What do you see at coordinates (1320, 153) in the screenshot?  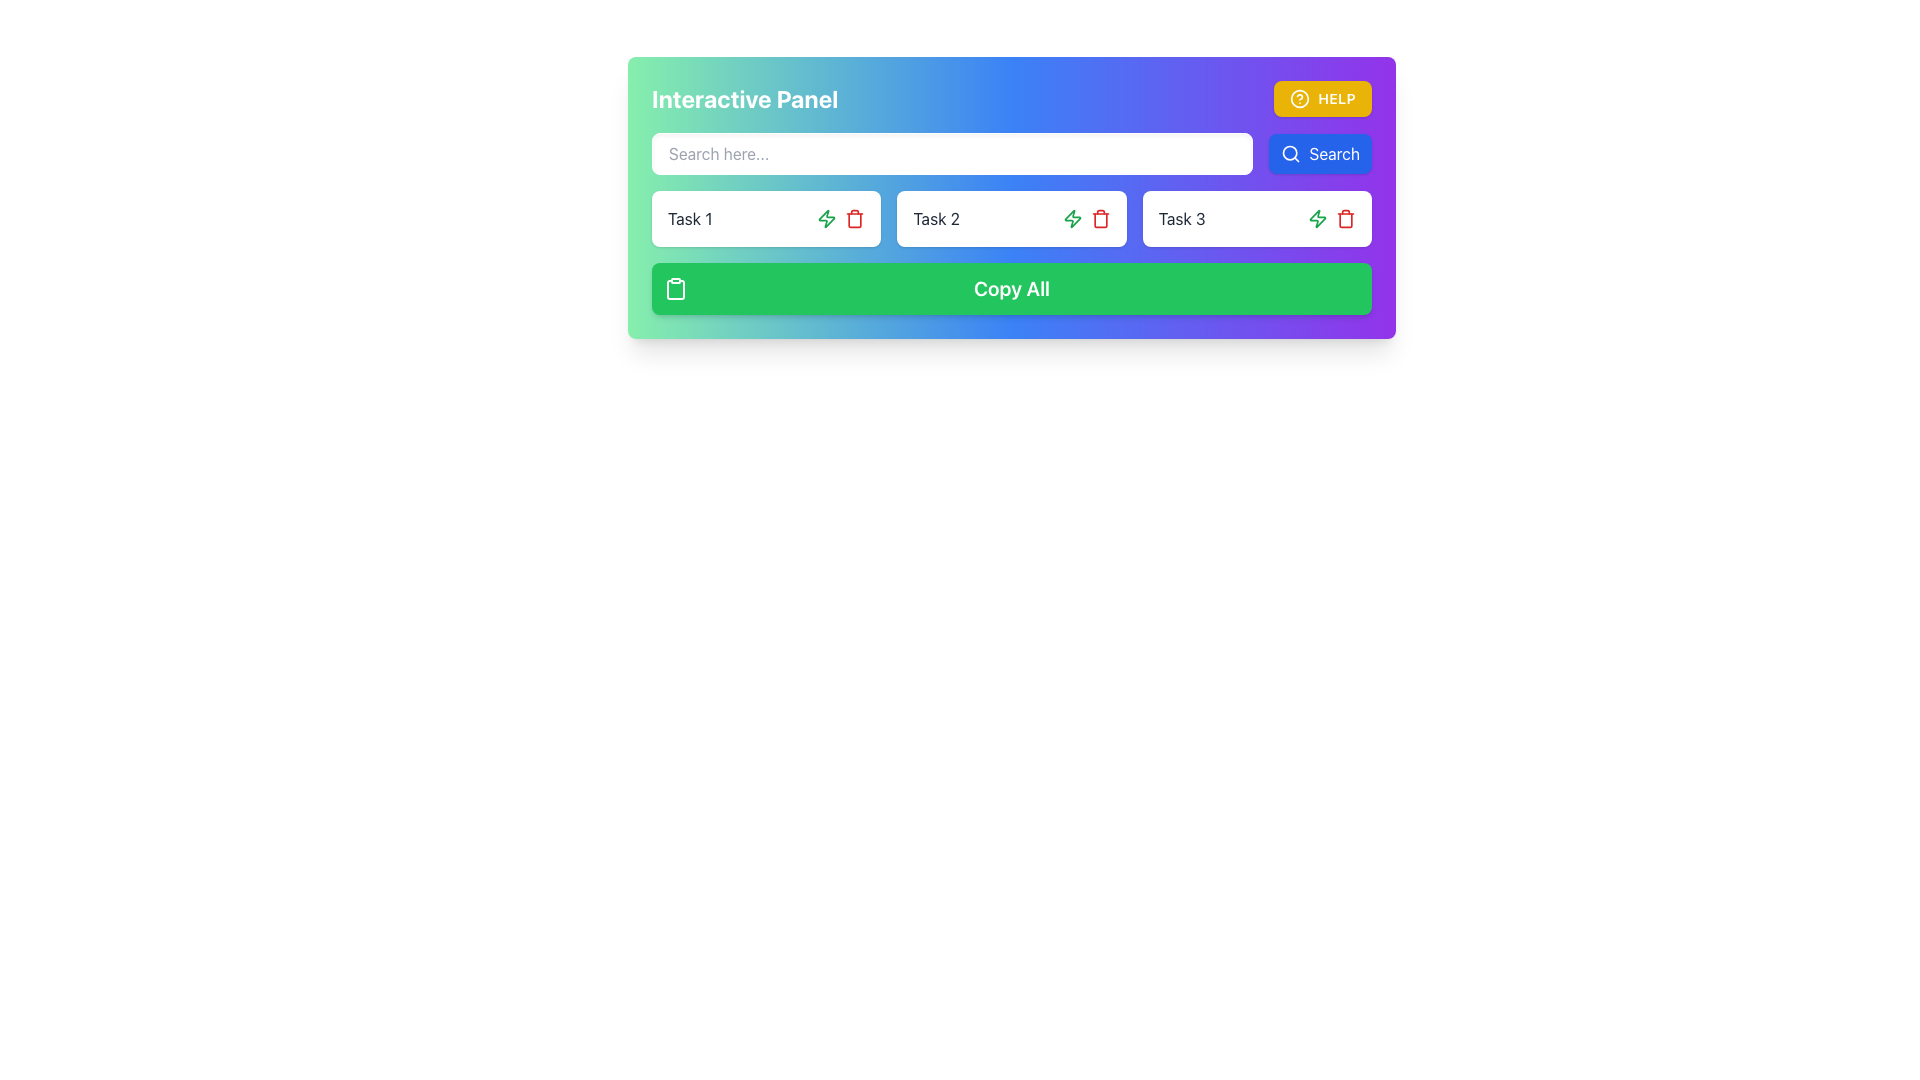 I see `the blue rectangular 'Search' button with a magnifying glass icon` at bounding box center [1320, 153].